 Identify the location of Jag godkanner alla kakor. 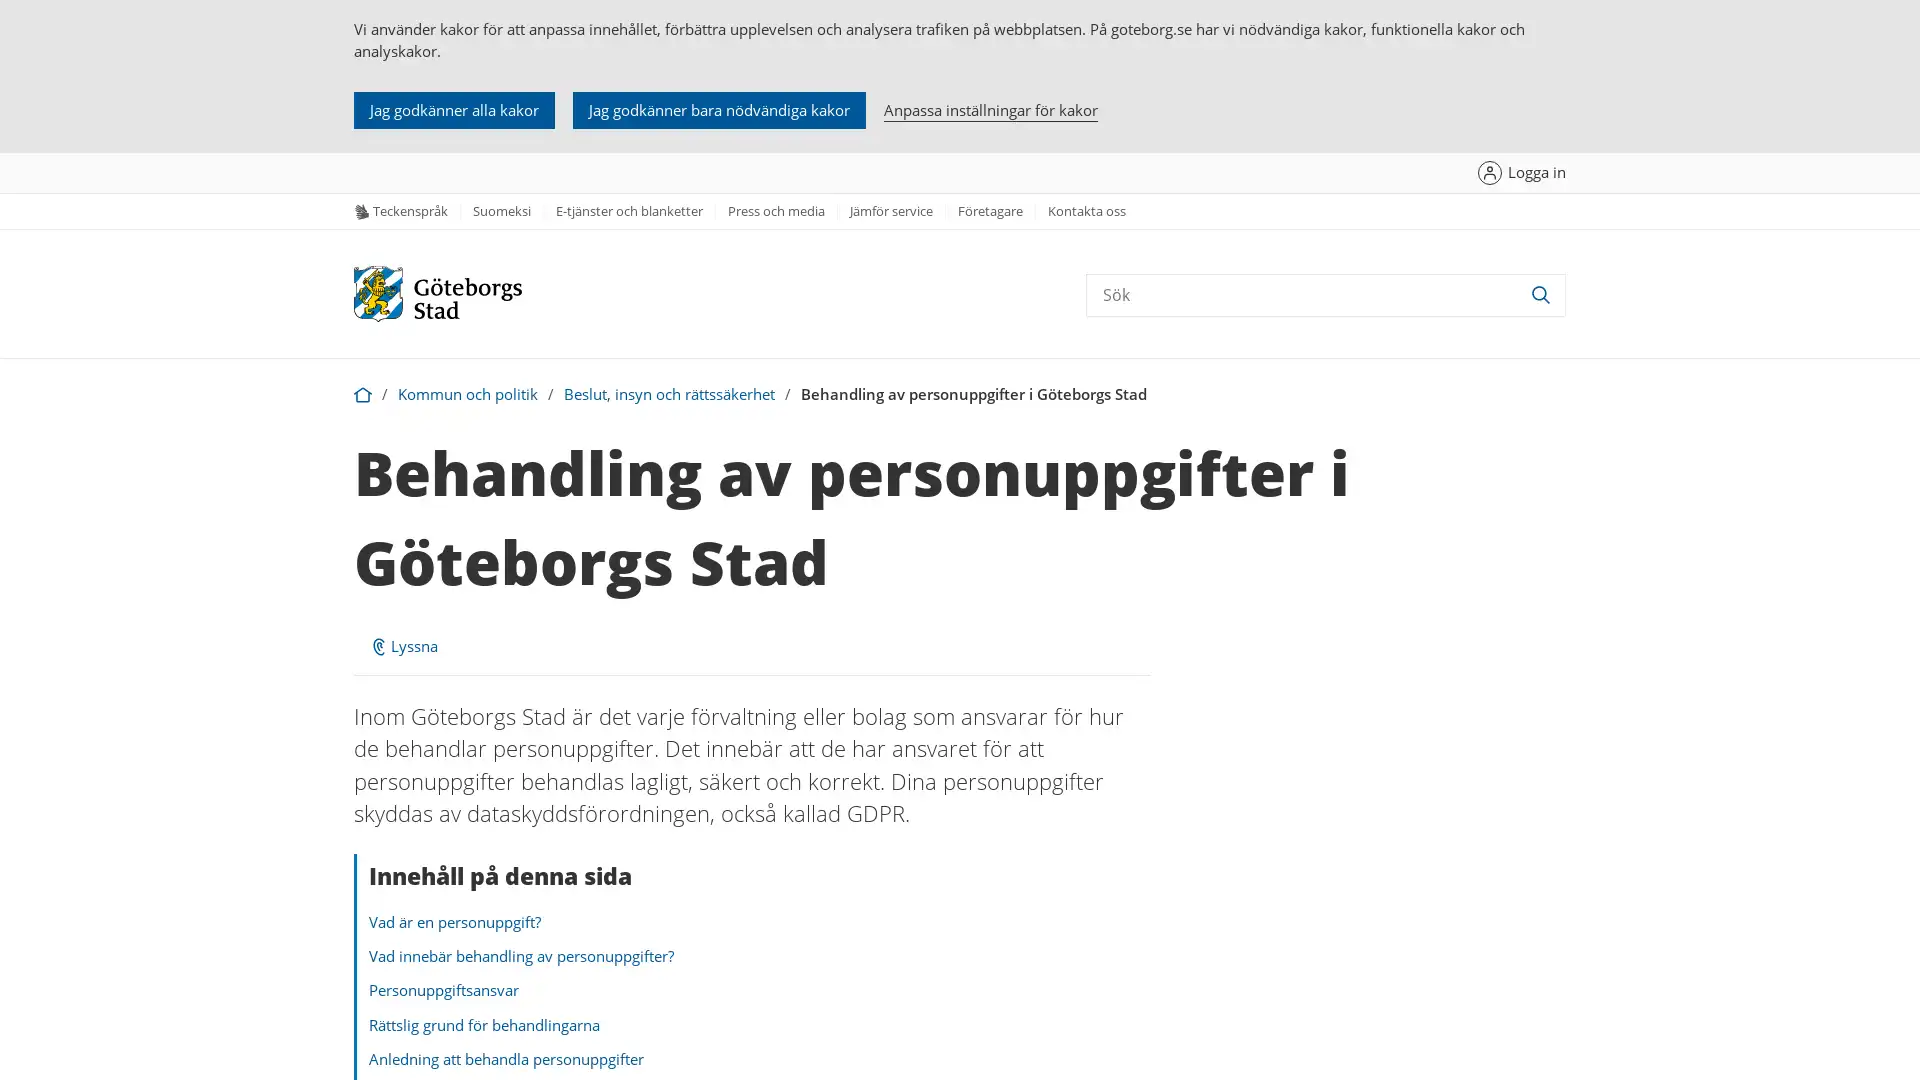
(453, 110).